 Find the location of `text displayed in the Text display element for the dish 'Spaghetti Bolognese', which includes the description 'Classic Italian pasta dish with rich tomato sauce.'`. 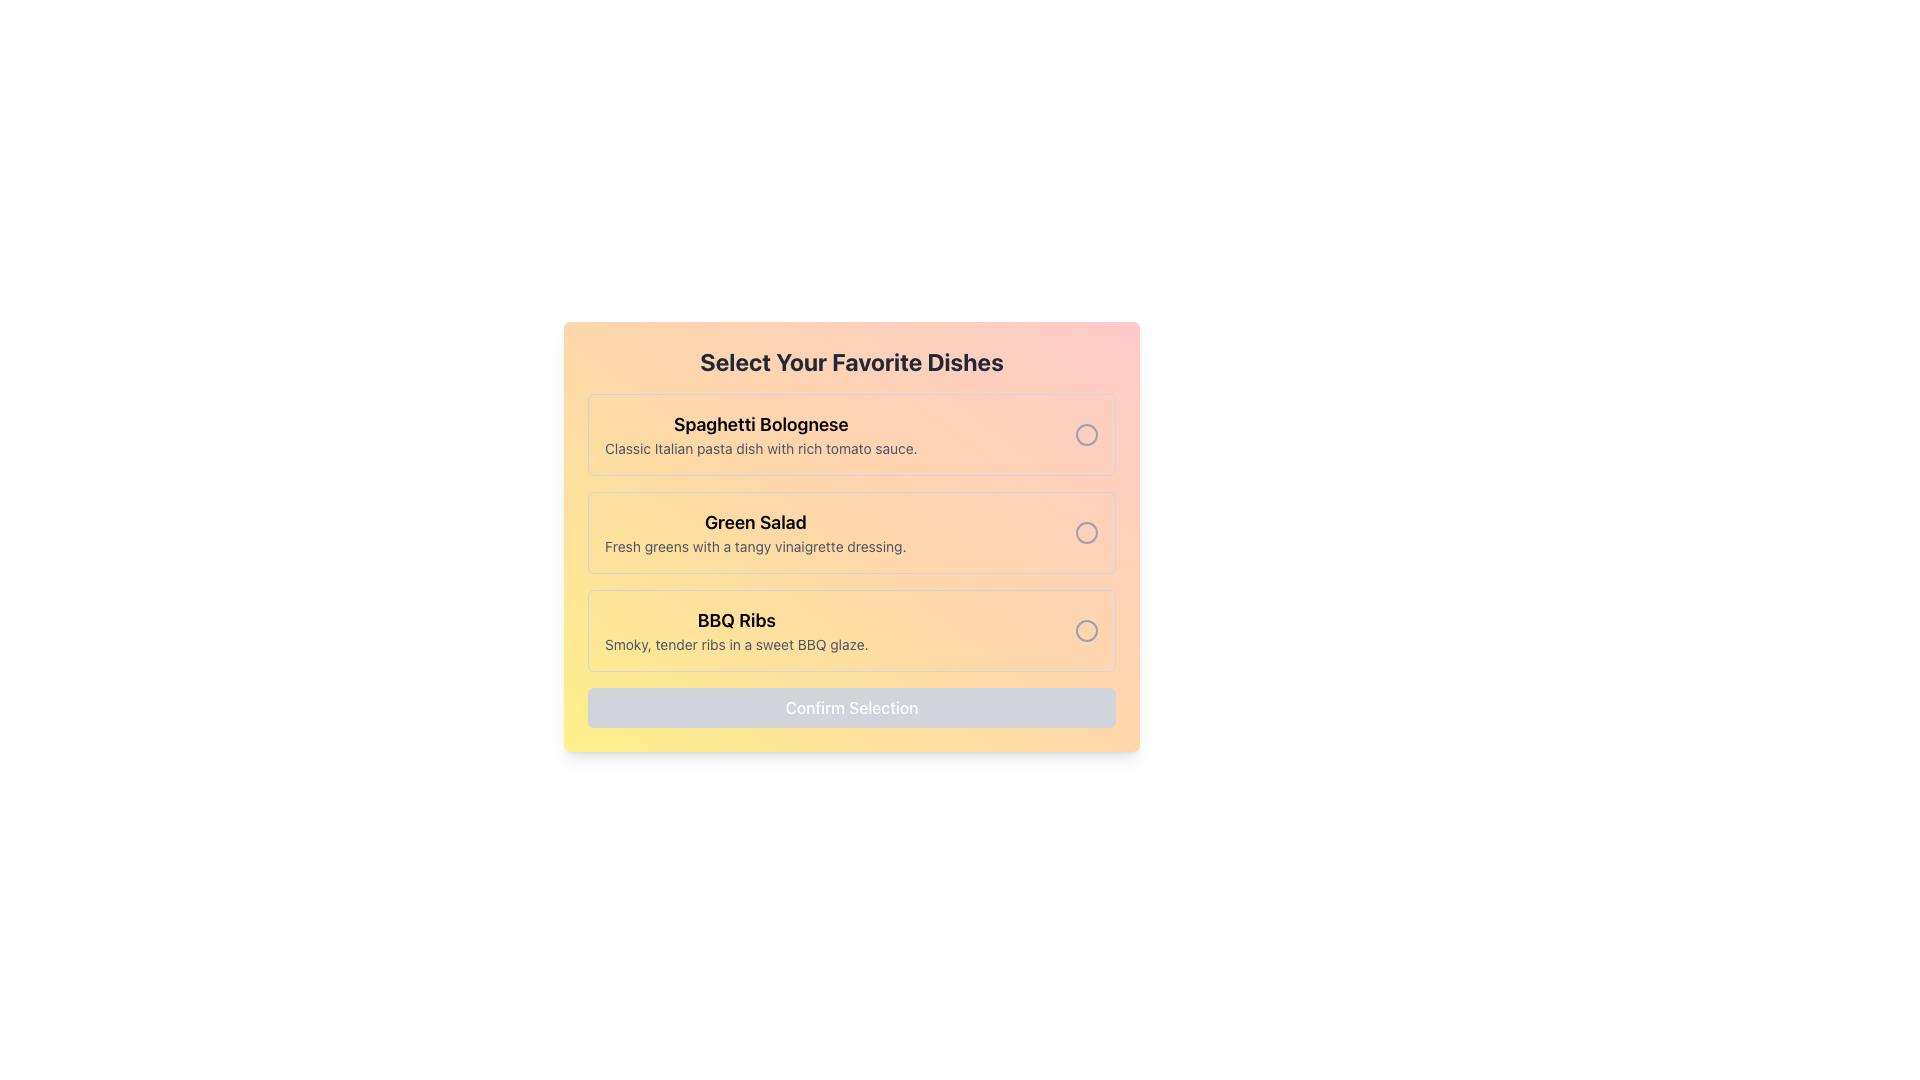

text displayed in the Text display element for the dish 'Spaghetti Bolognese', which includes the description 'Classic Italian pasta dish with rich tomato sauce.' is located at coordinates (760, 434).